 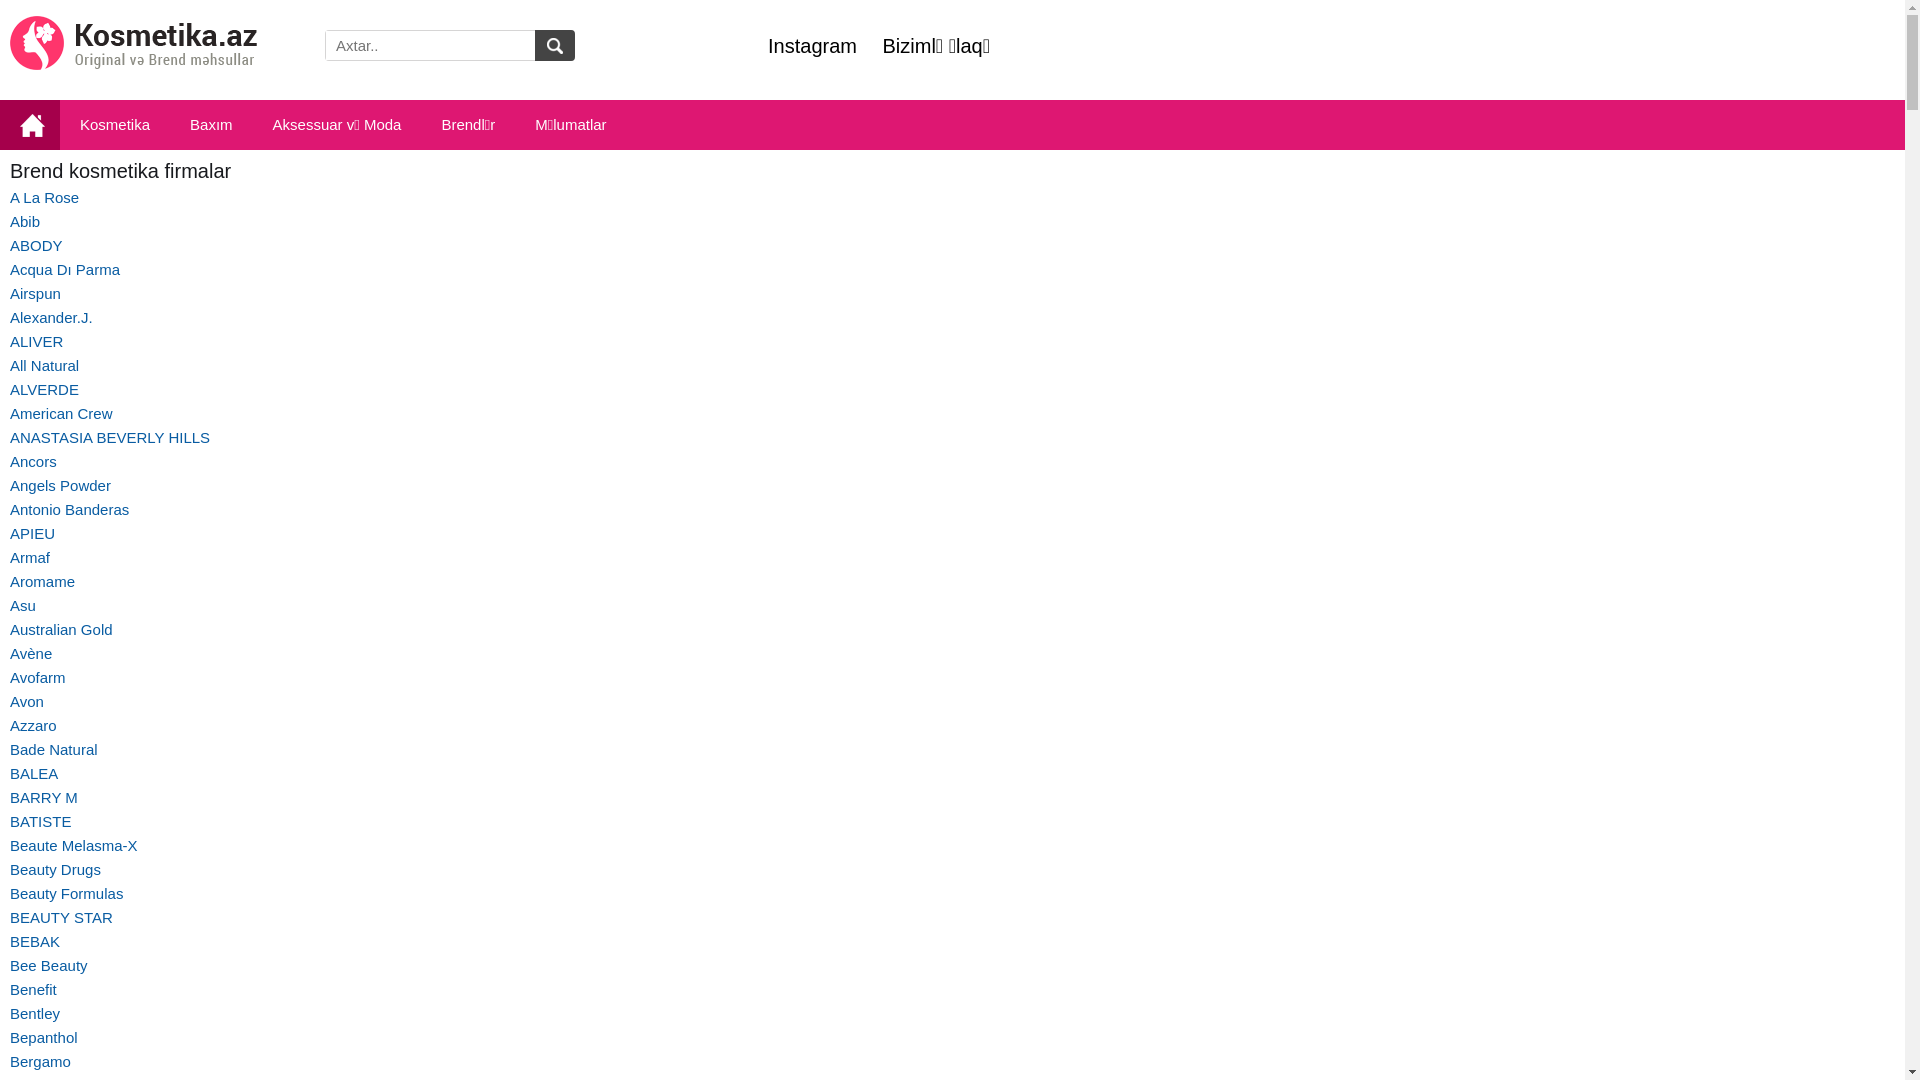 I want to click on 'Australian Gold', so click(x=61, y=628).